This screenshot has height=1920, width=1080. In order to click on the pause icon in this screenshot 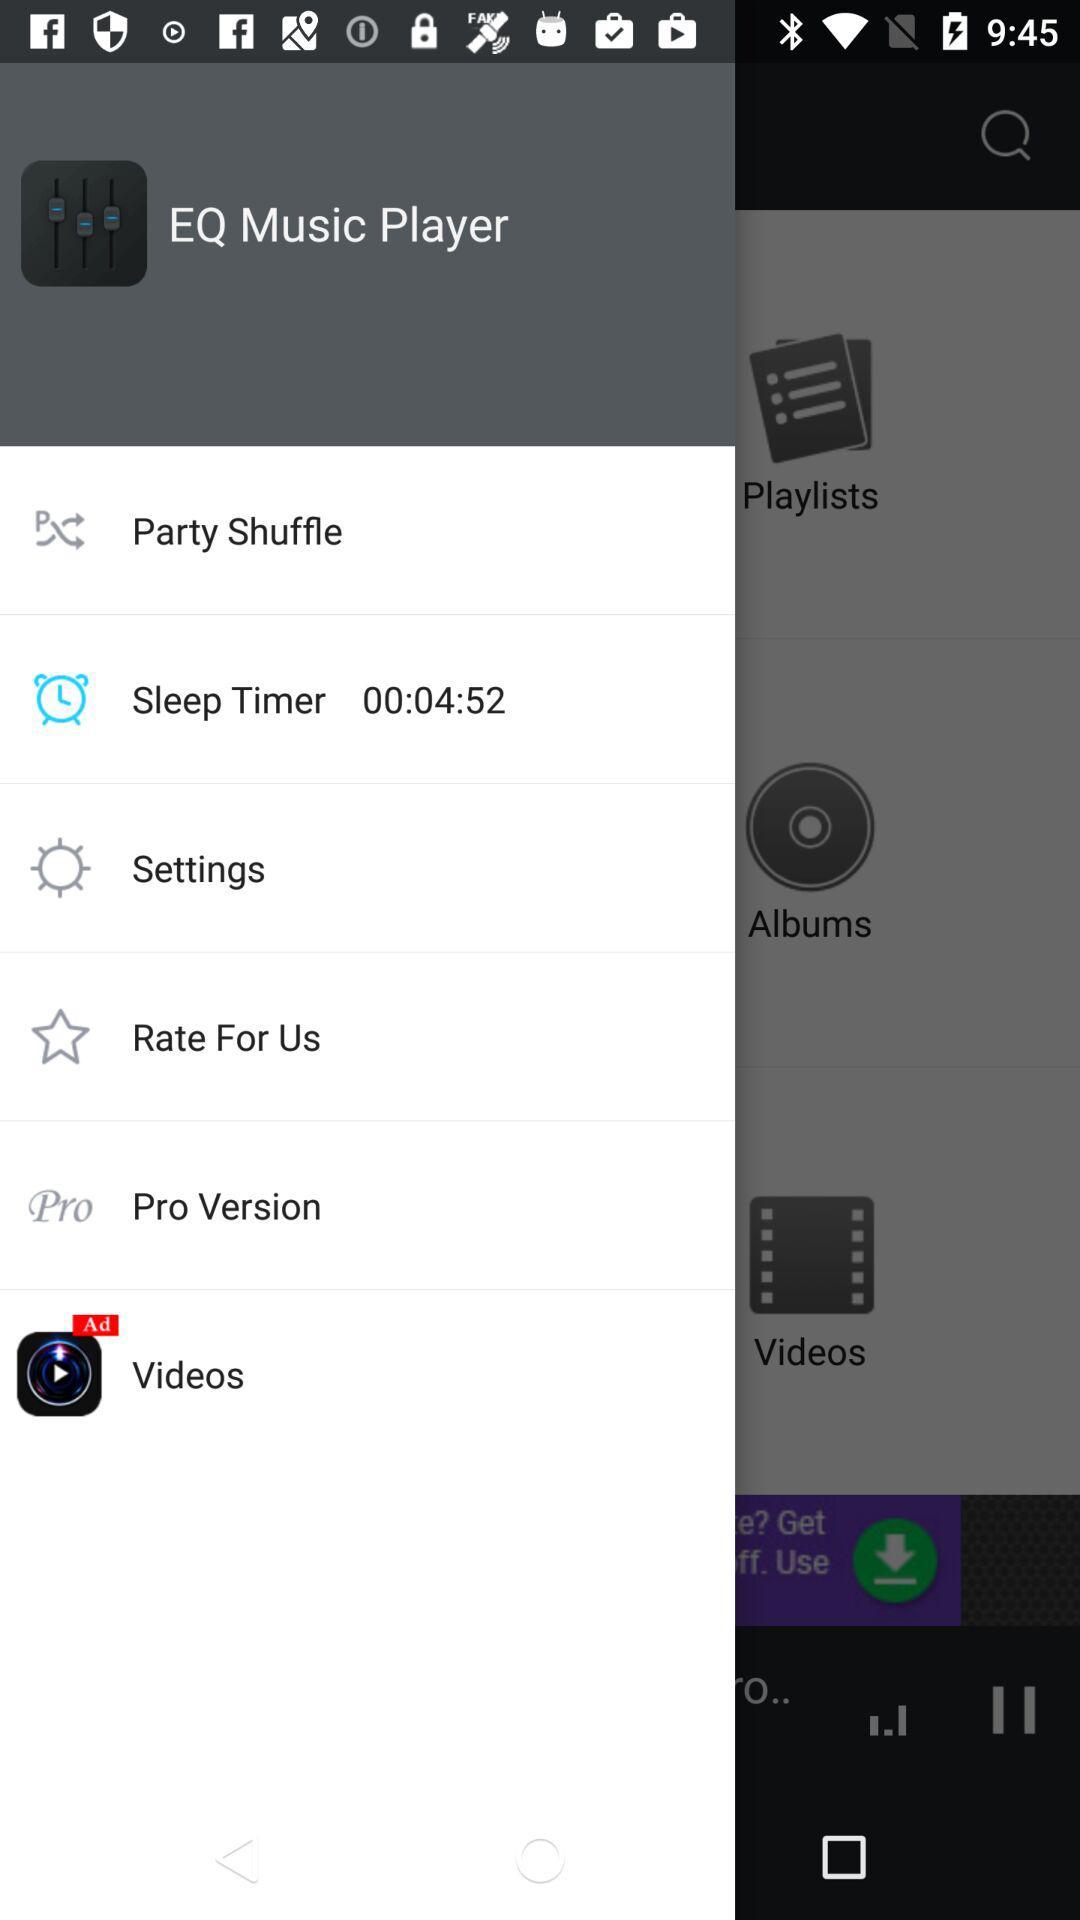, I will do `click(1014, 1708)`.